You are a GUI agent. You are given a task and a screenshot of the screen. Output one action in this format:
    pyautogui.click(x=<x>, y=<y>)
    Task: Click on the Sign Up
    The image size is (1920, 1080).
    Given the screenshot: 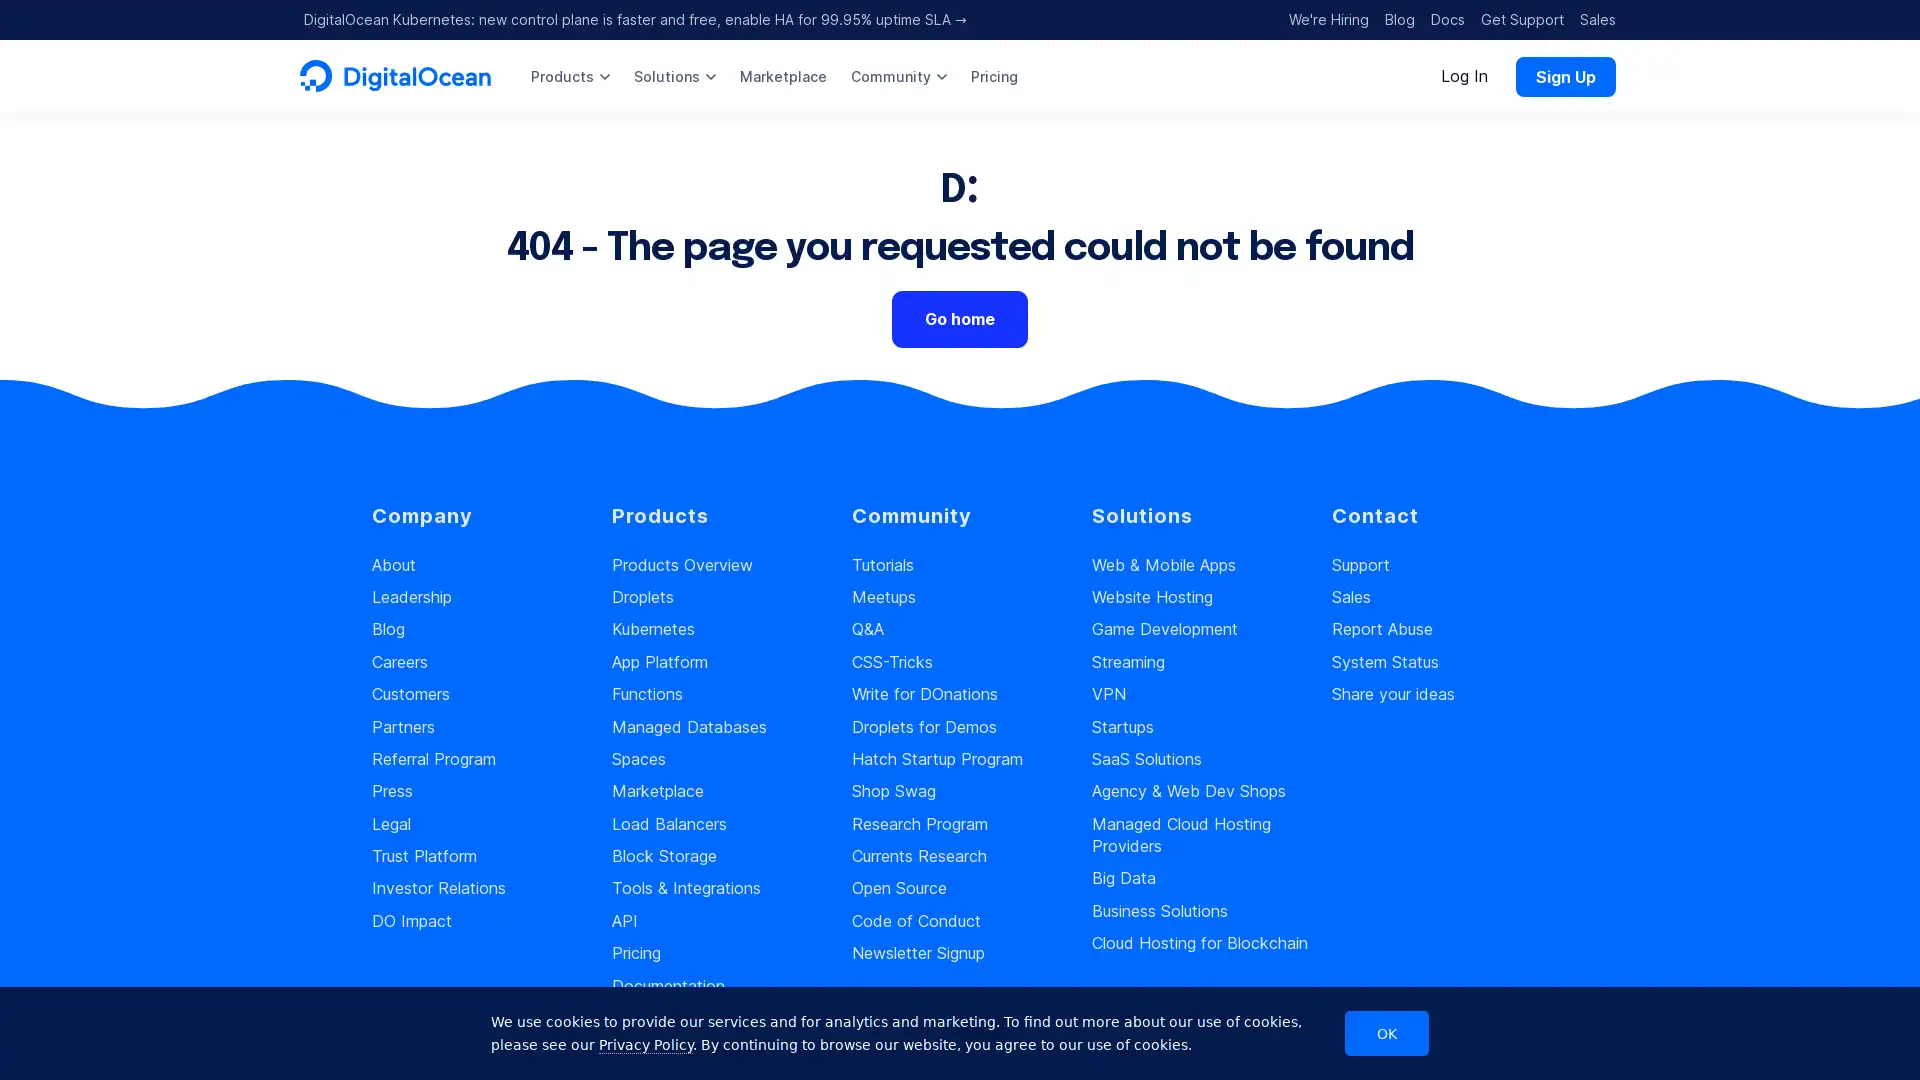 What is the action you would take?
    pyautogui.click(x=1564, y=75)
    